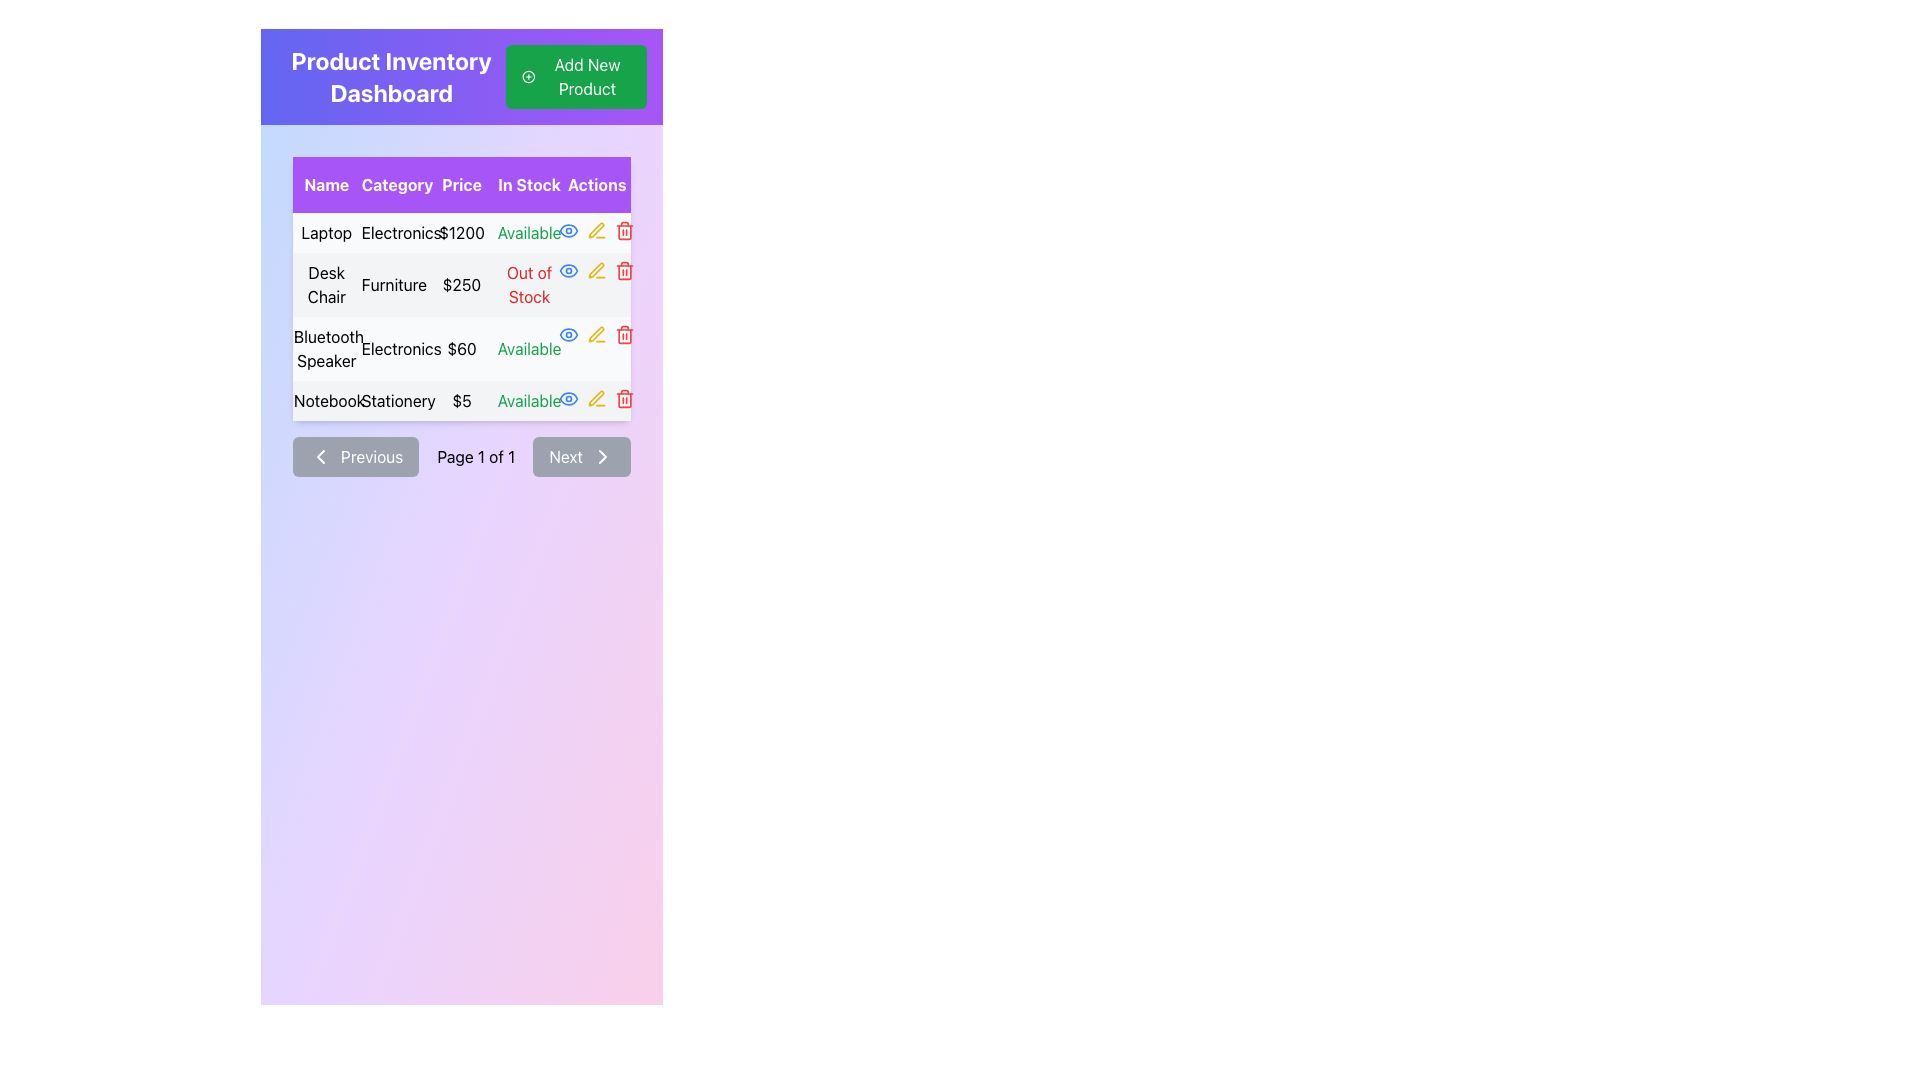 The width and height of the screenshot is (1920, 1080). Describe the element at coordinates (568, 270) in the screenshot. I see `the eye icon in the 'Actions' column of the table that represents the 'View' action for the fourth row (Notebook category)` at that location.